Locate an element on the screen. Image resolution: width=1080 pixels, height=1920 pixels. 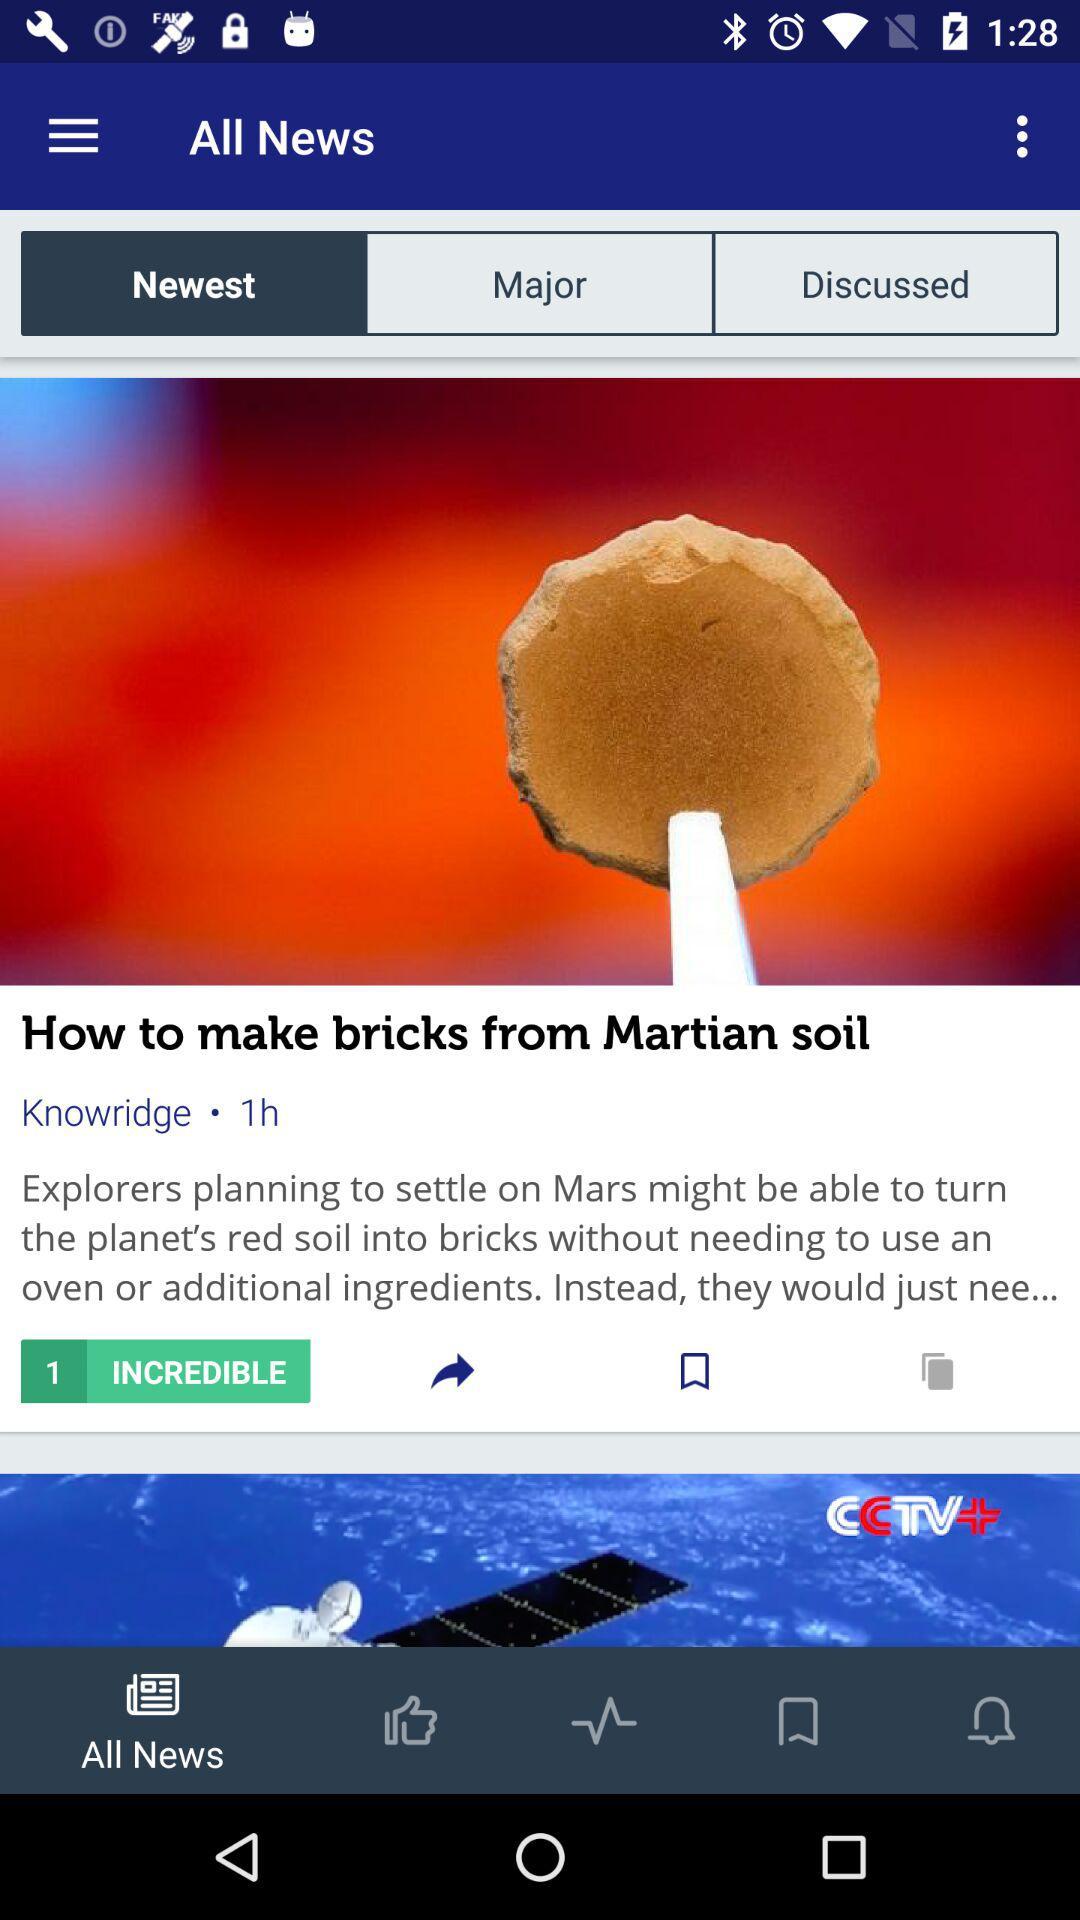
the icon next to the all news icon is located at coordinates (1027, 135).